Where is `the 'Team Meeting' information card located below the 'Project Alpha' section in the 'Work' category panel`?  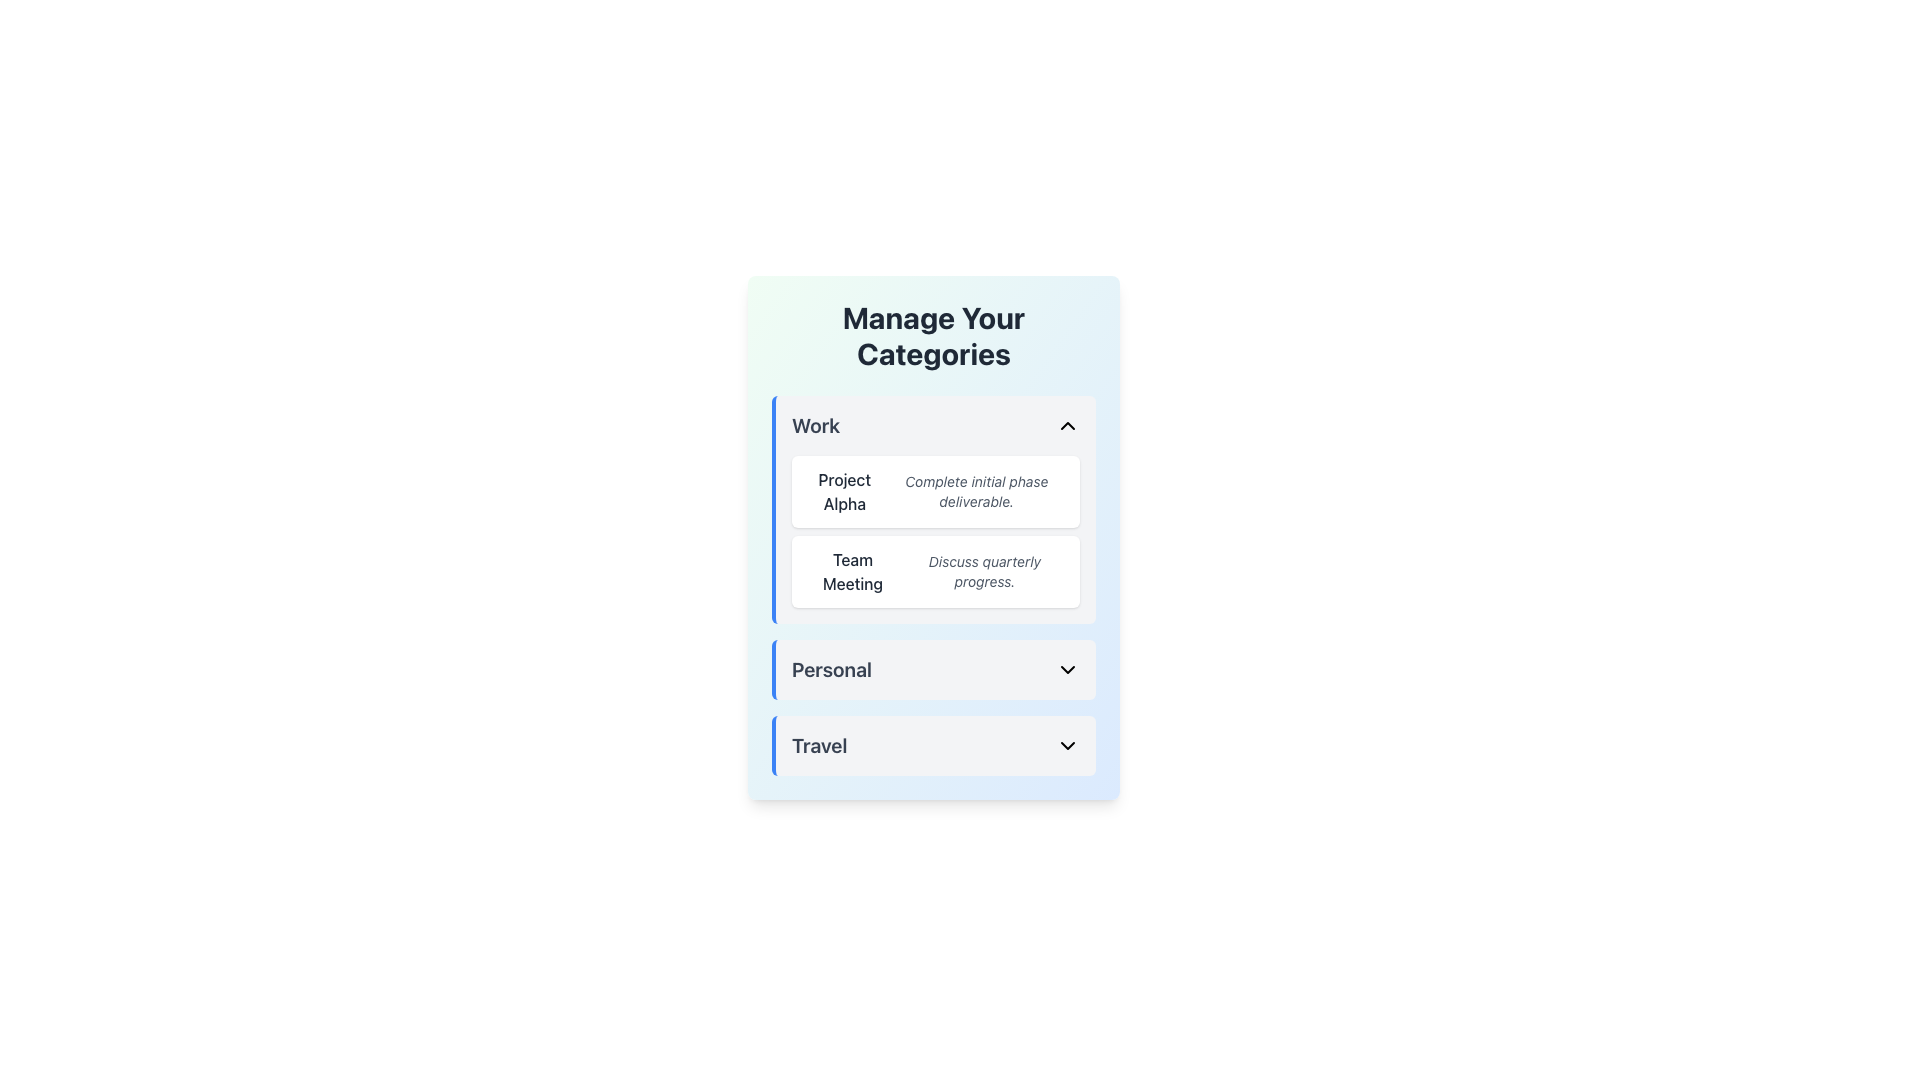 the 'Team Meeting' information card located below the 'Project Alpha' section in the 'Work' category panel is located at coordinates (935, 571).